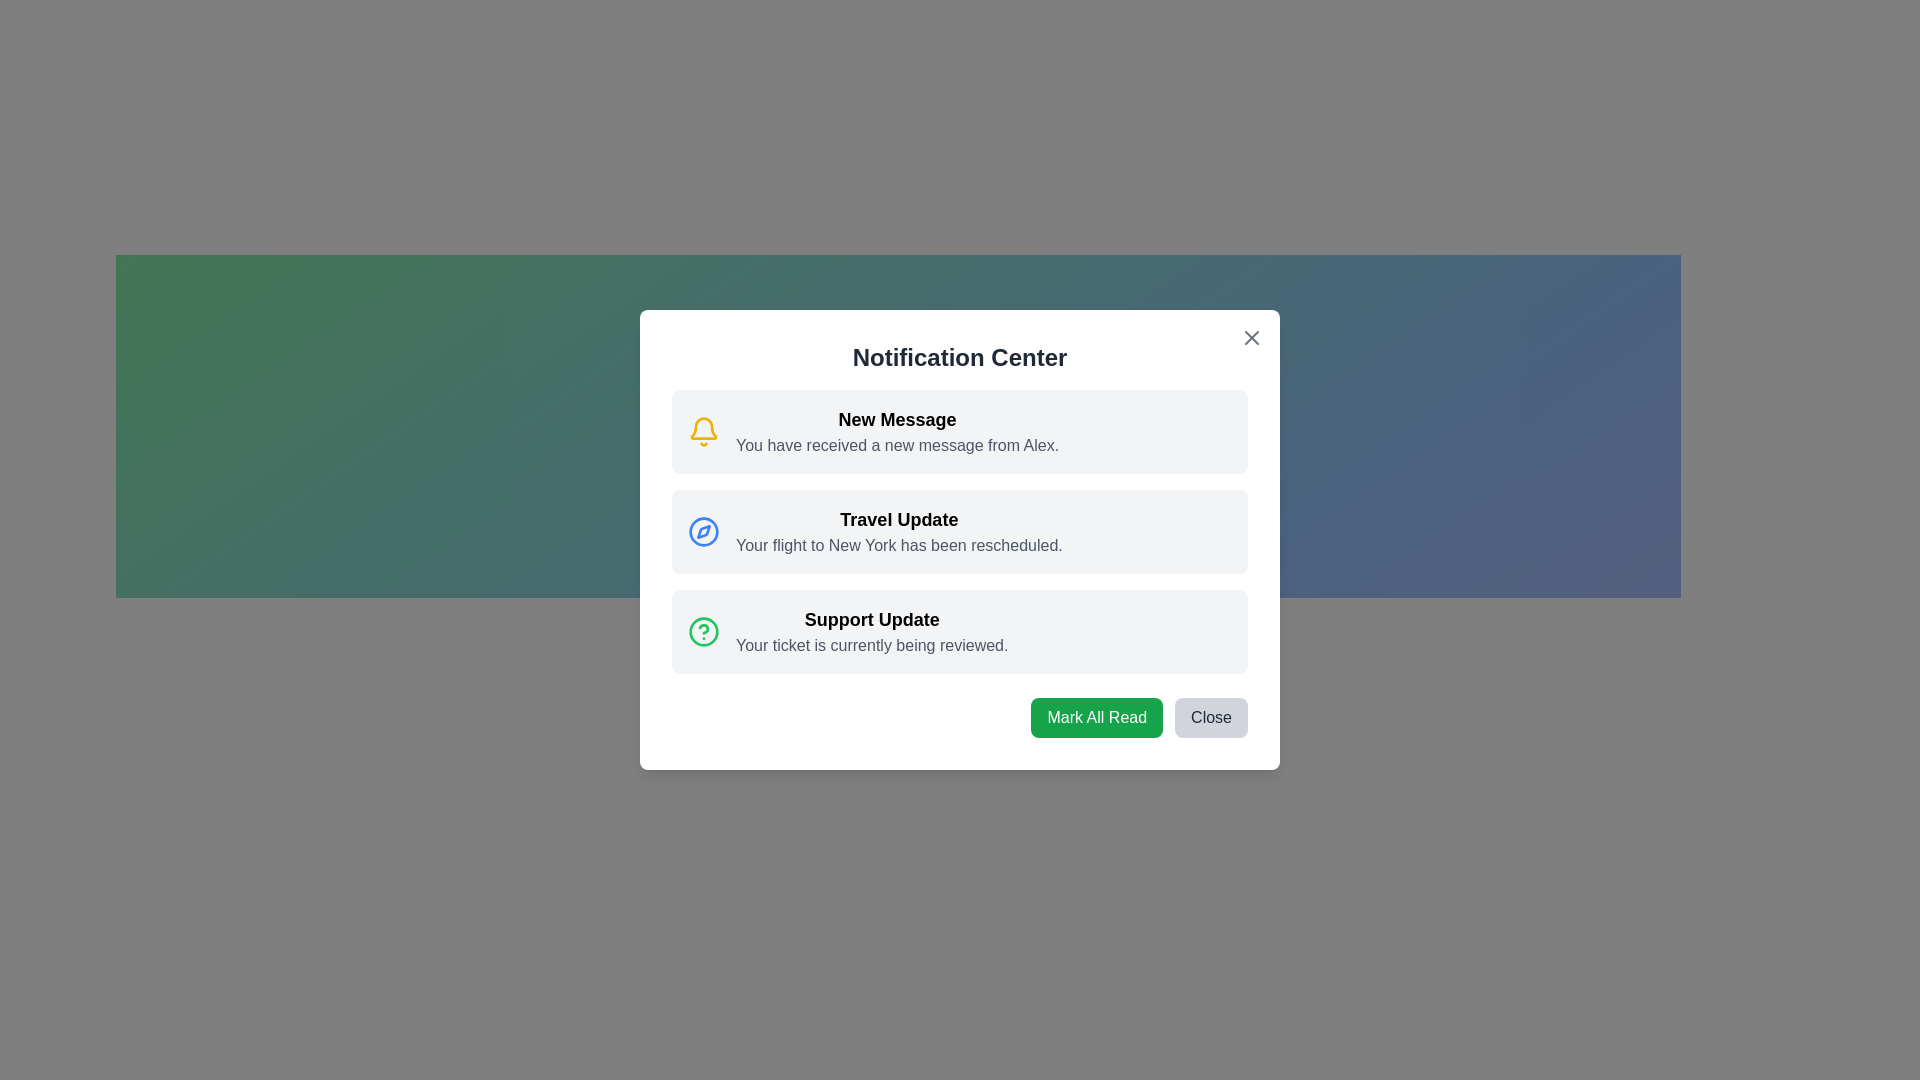  Describe the element at coordinates (898, 546) in the screenshot. I see `message contents of the static text label displaying 'Your flight to New York has been rescheduled.', which is positioned beneath the title 'Travel Update' in the notification card` at that location.